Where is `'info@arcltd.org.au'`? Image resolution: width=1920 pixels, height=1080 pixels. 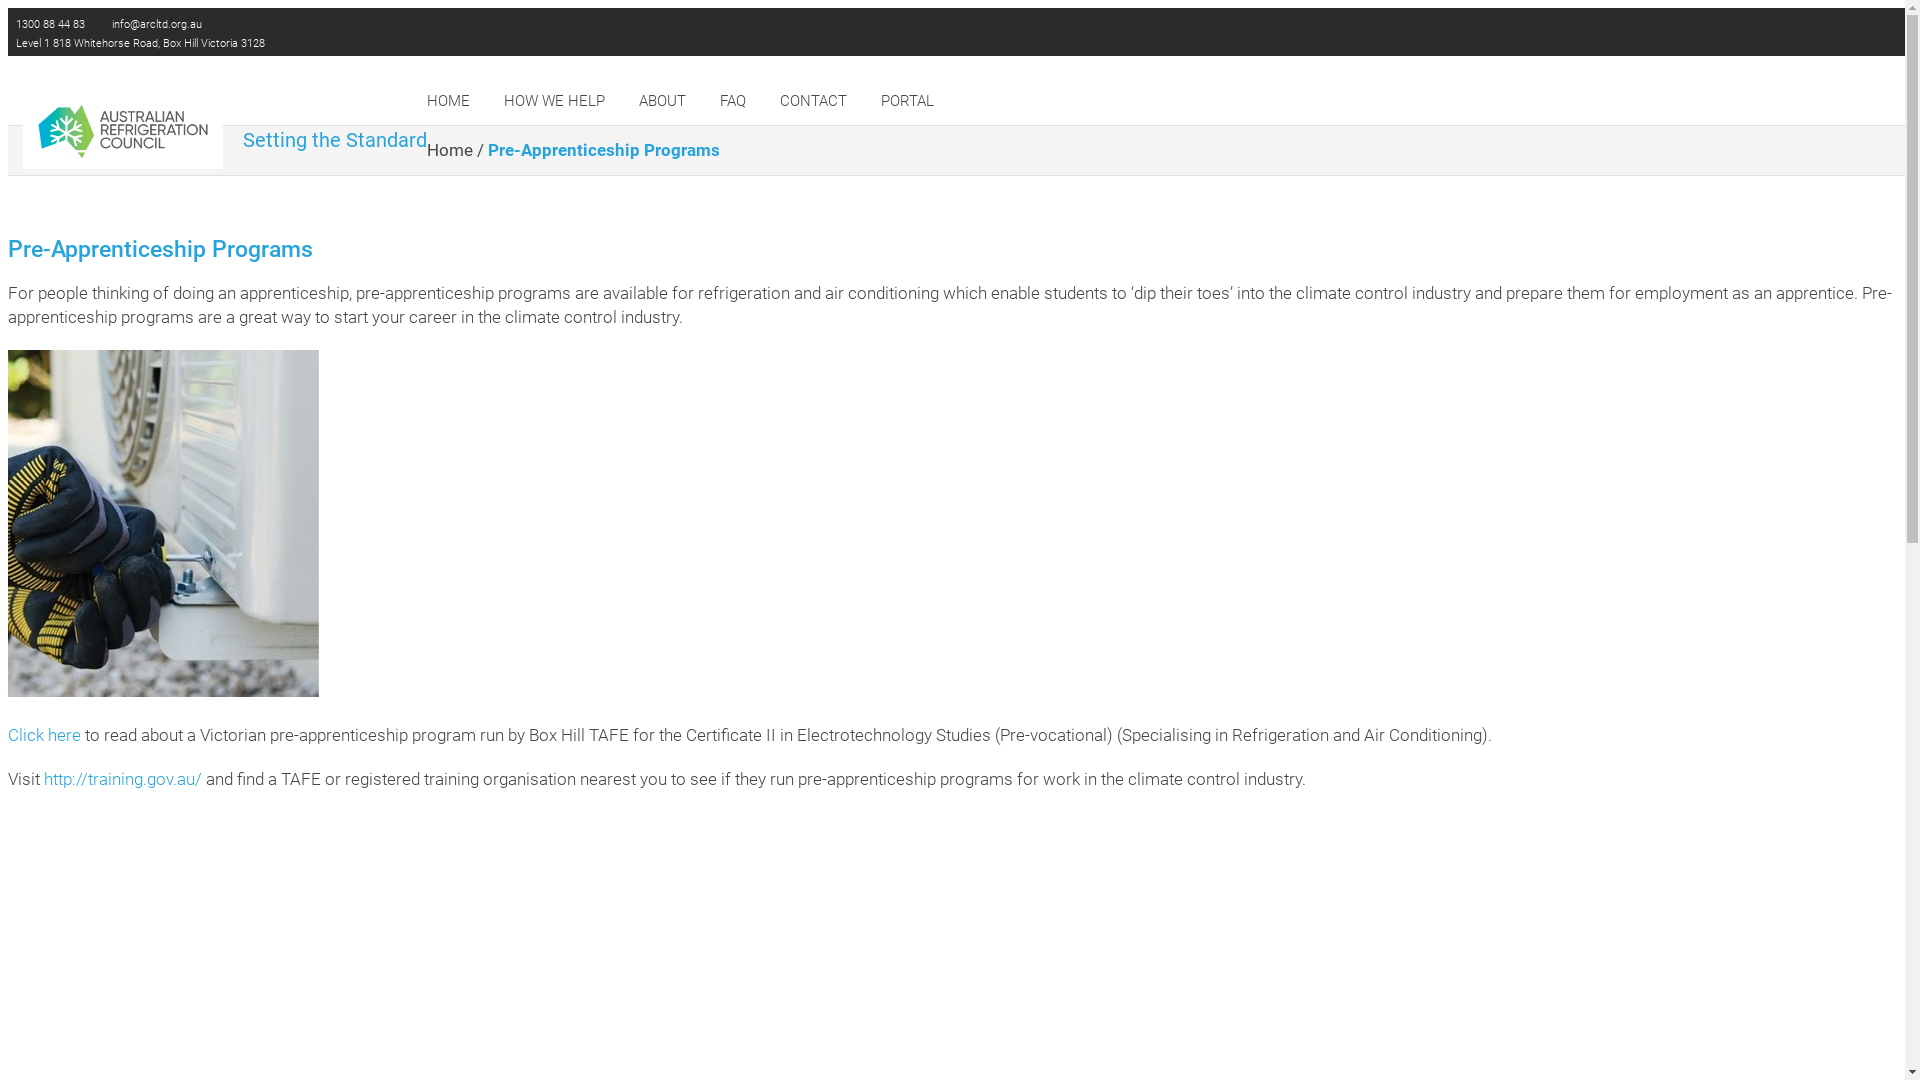 'info@arcltd.org.au' is located at coordinates (154, 24).